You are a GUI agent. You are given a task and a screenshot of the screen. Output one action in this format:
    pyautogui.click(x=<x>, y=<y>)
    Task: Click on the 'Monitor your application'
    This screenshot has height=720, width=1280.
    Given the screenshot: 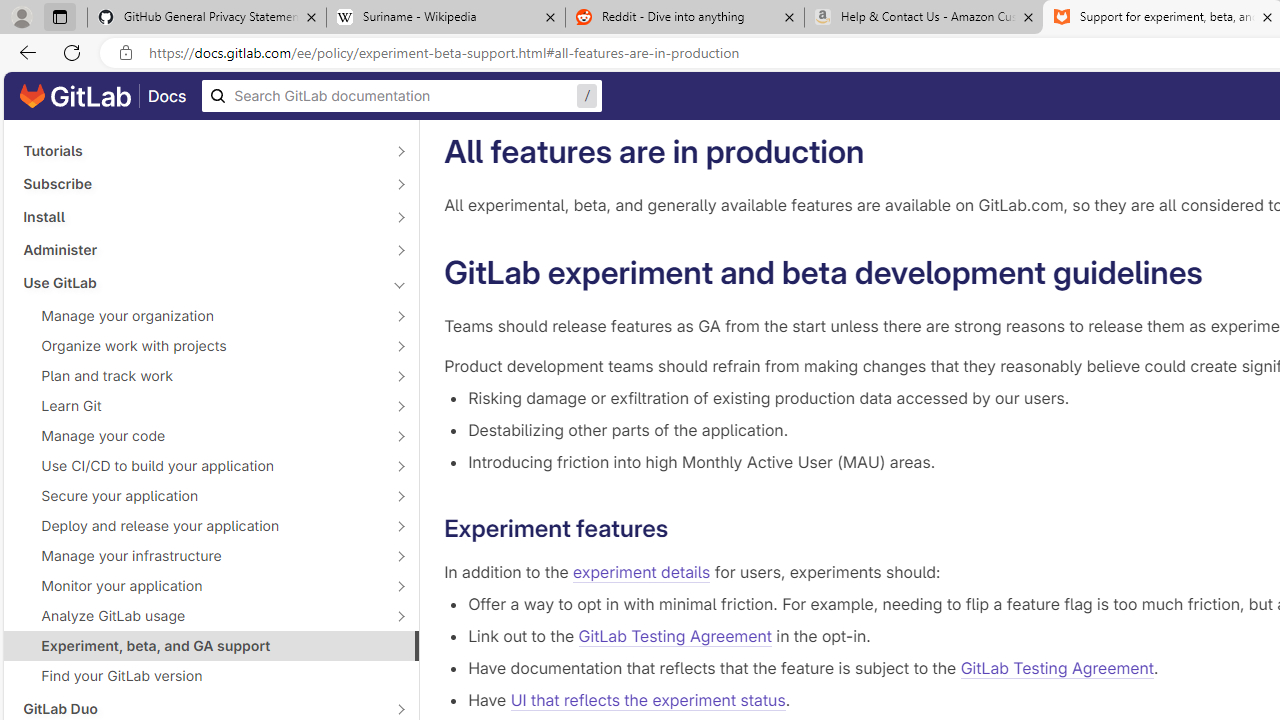 What is the action you would take?
    pyautogui.click(x=200, y=585)
    